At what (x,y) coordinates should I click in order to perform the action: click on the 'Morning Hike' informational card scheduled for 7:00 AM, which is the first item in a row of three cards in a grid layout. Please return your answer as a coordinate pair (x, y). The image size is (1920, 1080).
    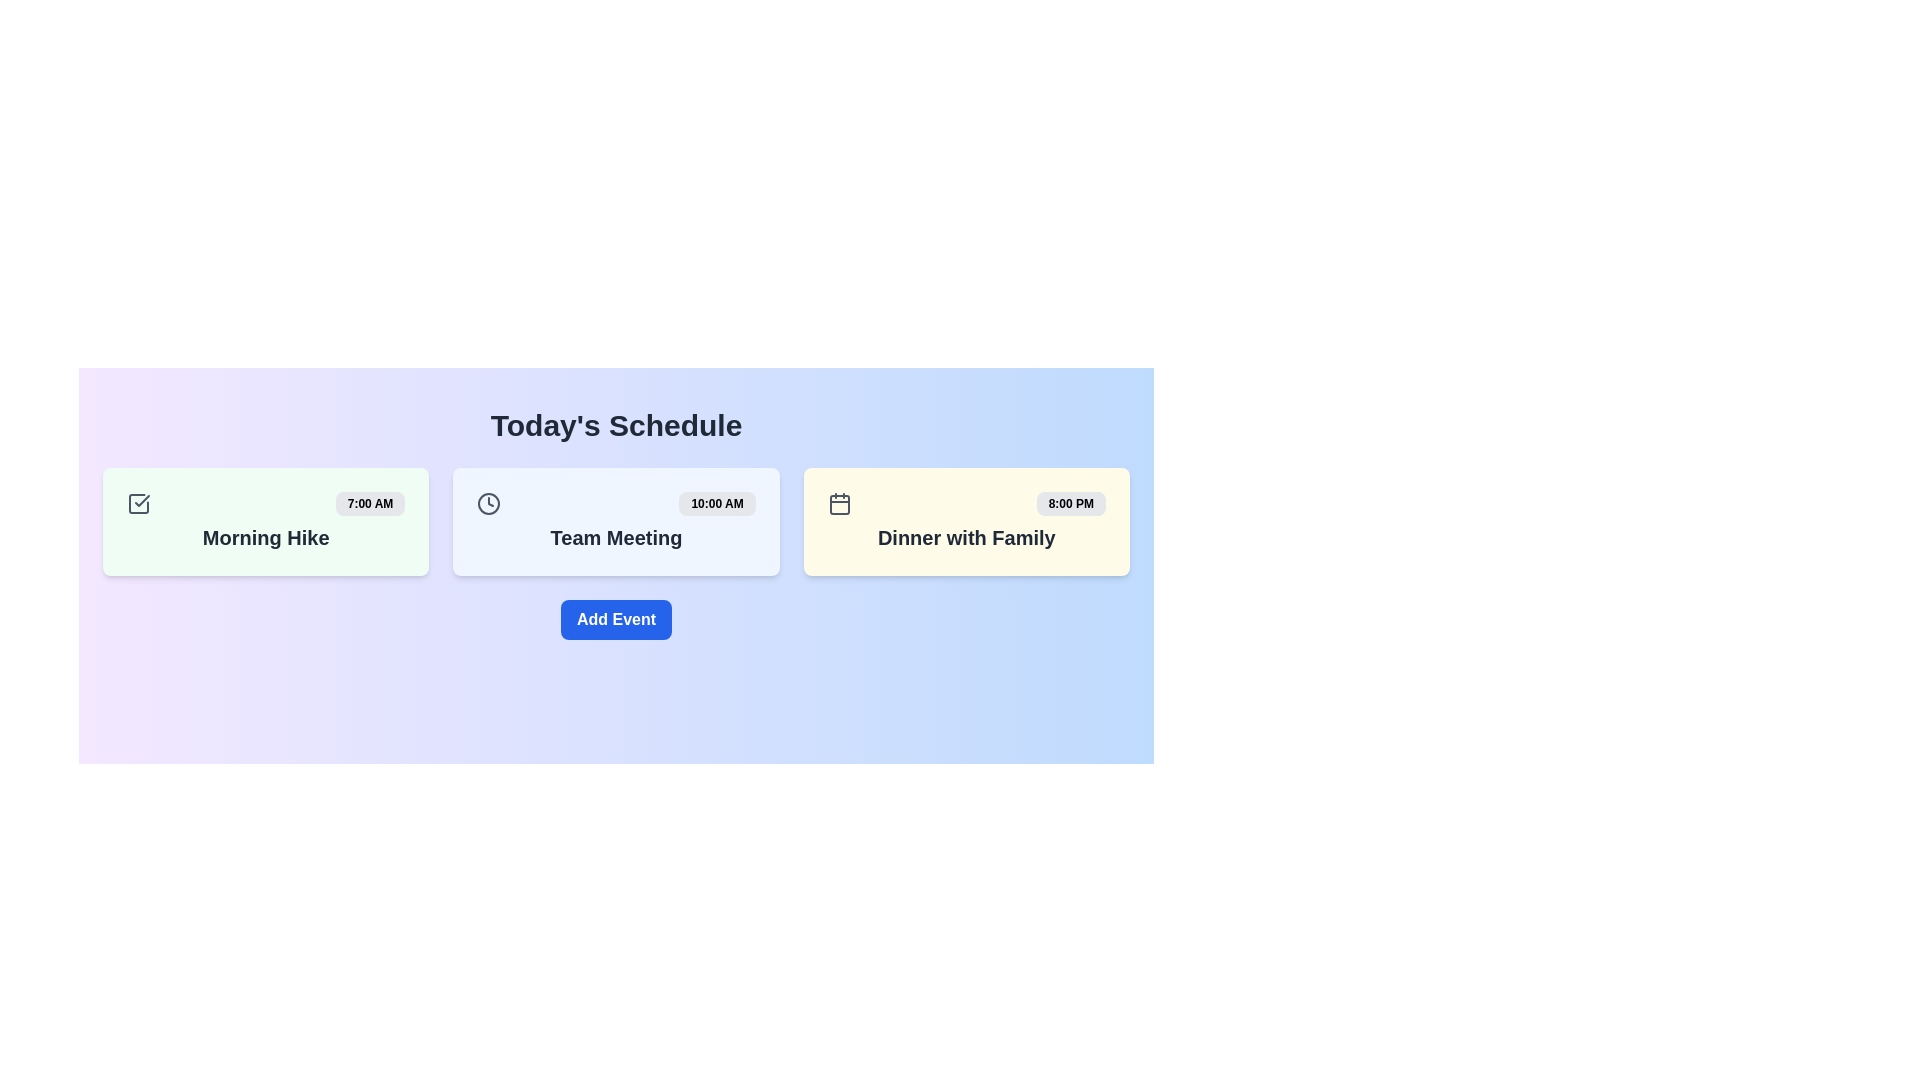
    Looking at the image, I should click on (265, 520).